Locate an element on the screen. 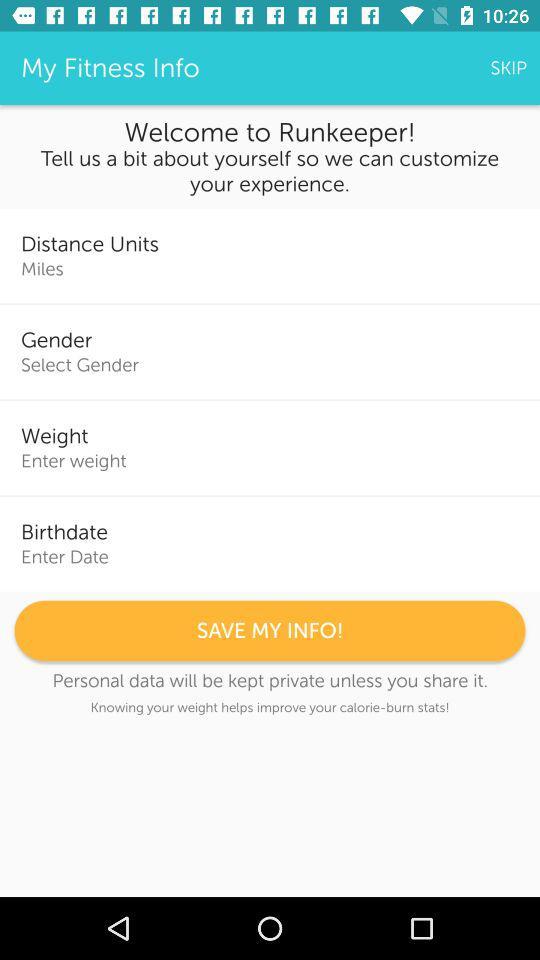 This screenshot has width=540, height=960. item above welcome to runkeeper! icon is located at coordinates (508, 68).